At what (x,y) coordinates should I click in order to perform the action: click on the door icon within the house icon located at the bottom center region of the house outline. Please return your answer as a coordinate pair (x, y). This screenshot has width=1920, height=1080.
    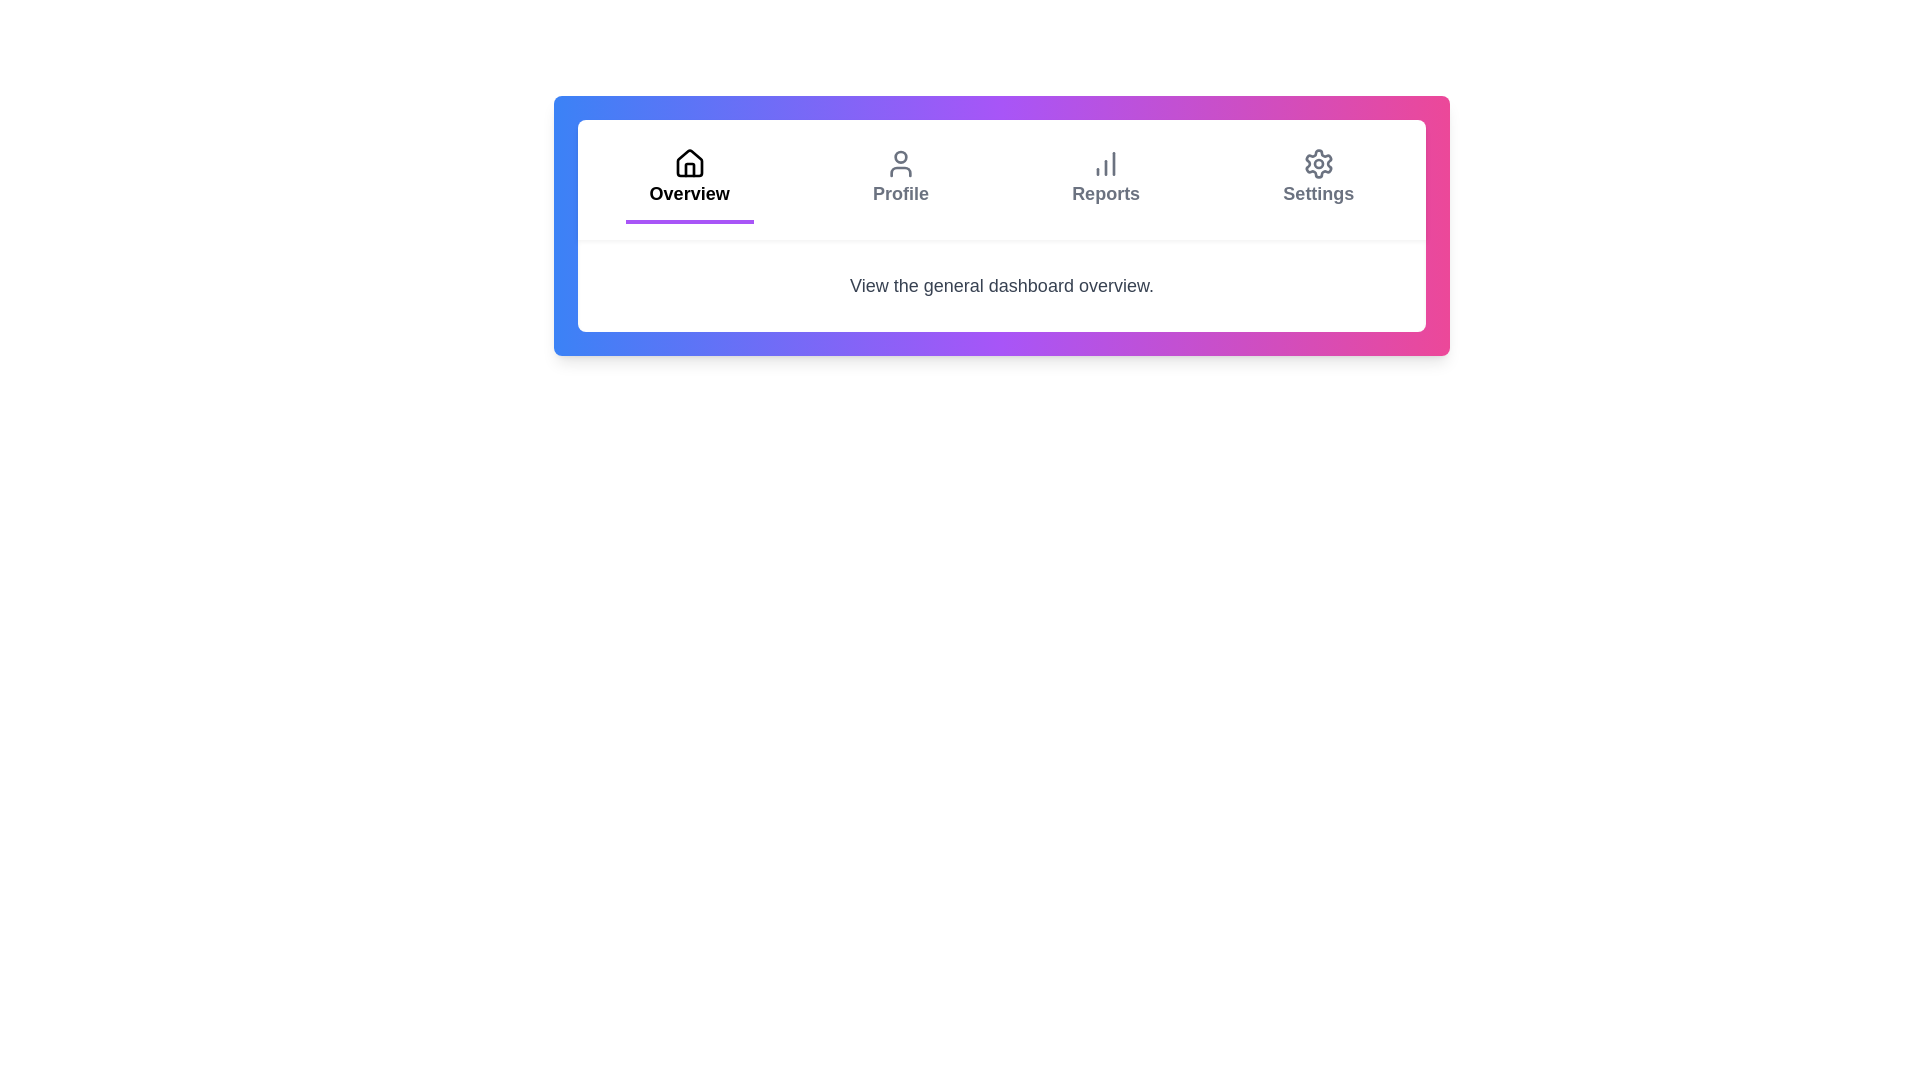
    Looking at the image, I should click on (689, 168).